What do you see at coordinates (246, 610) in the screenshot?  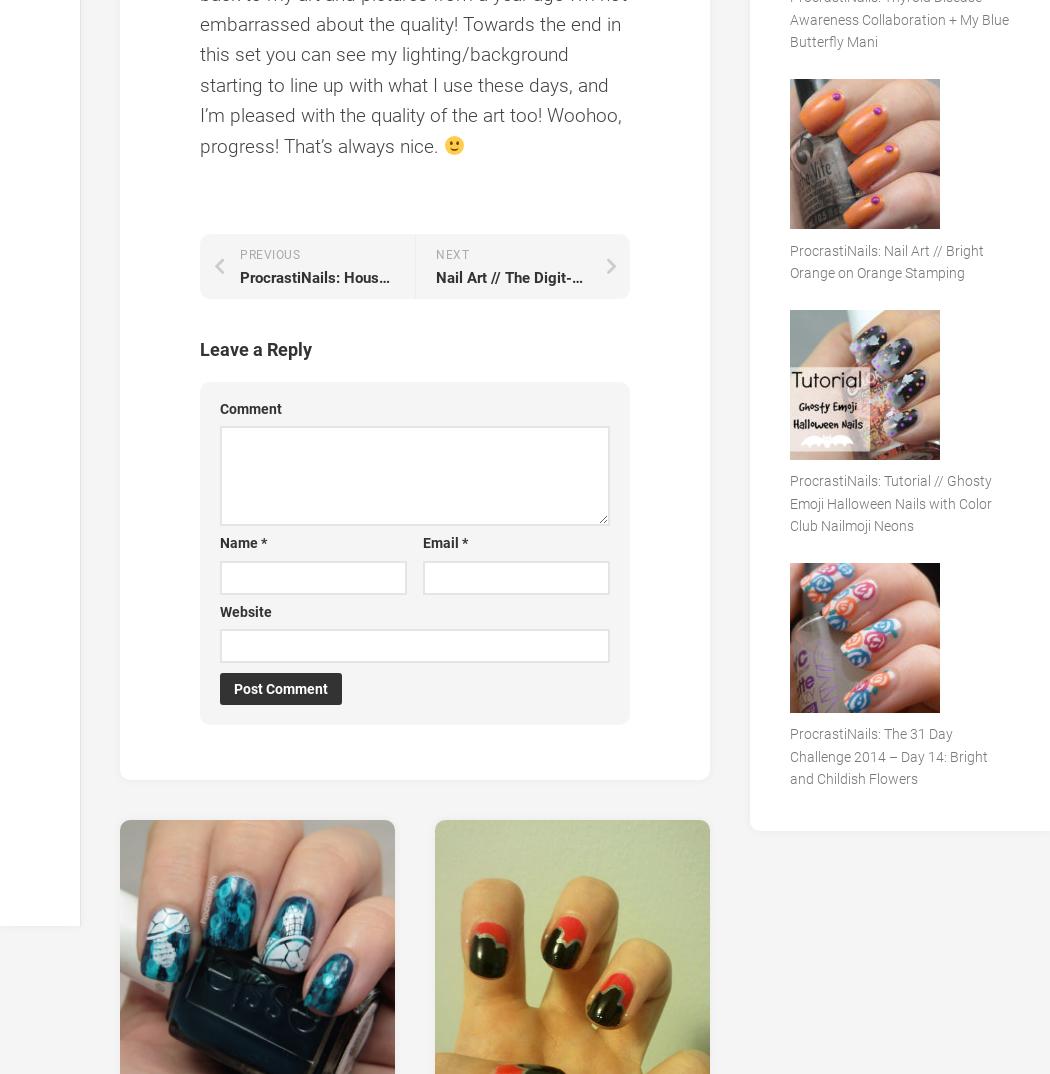 I see `'Website'` at bounding box center [246, 610].